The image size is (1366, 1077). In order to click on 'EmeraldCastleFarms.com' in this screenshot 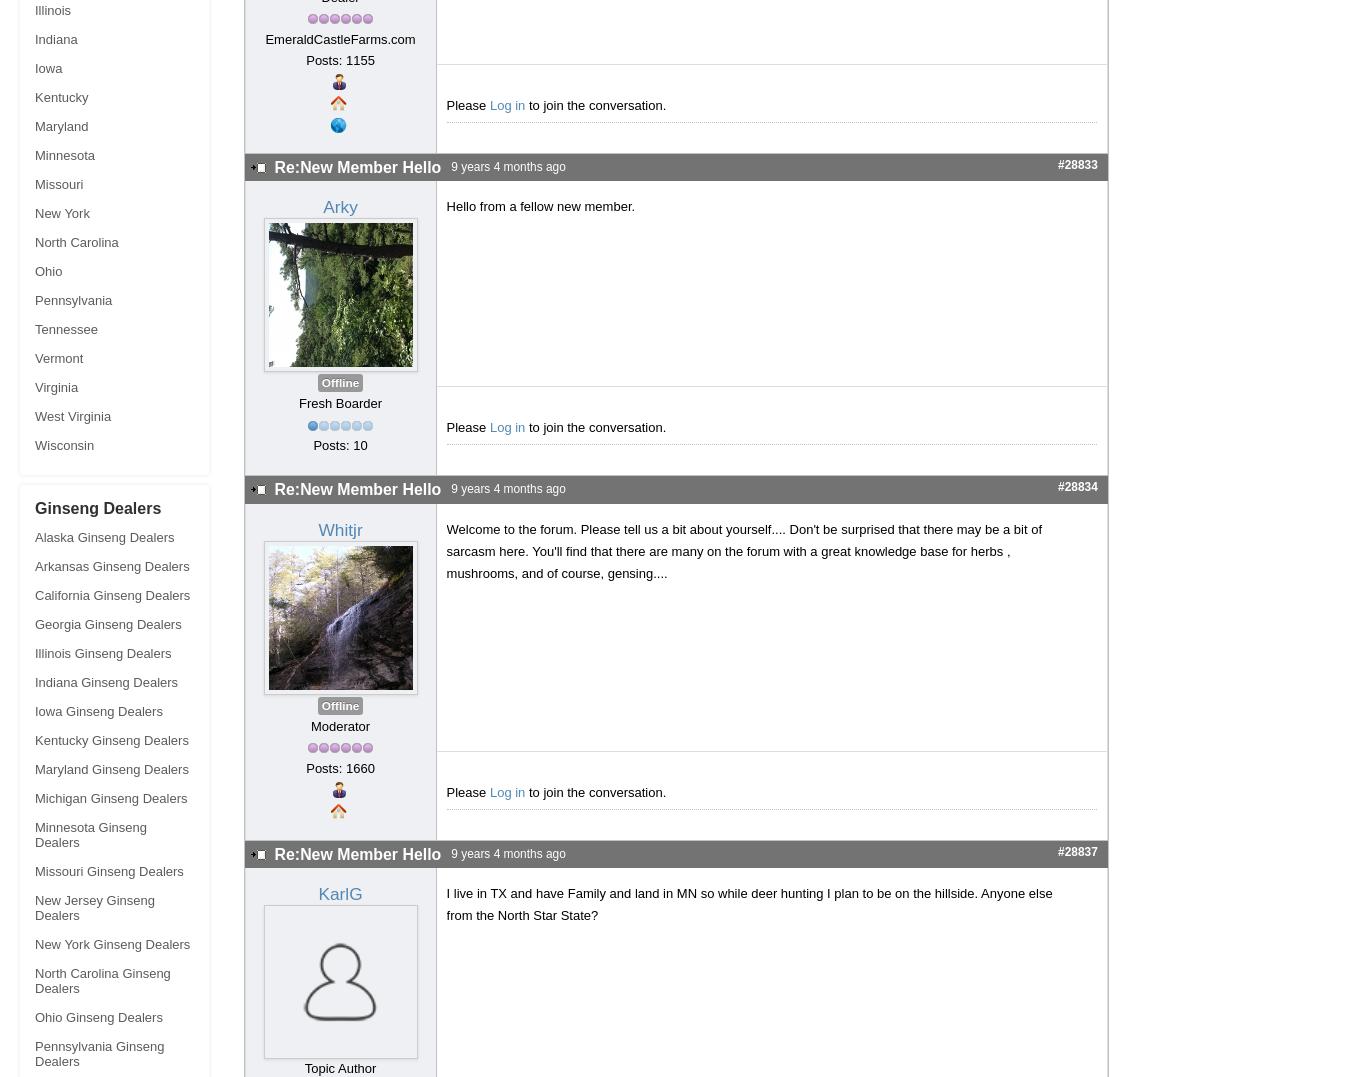, I will do `click(339, 37)`.